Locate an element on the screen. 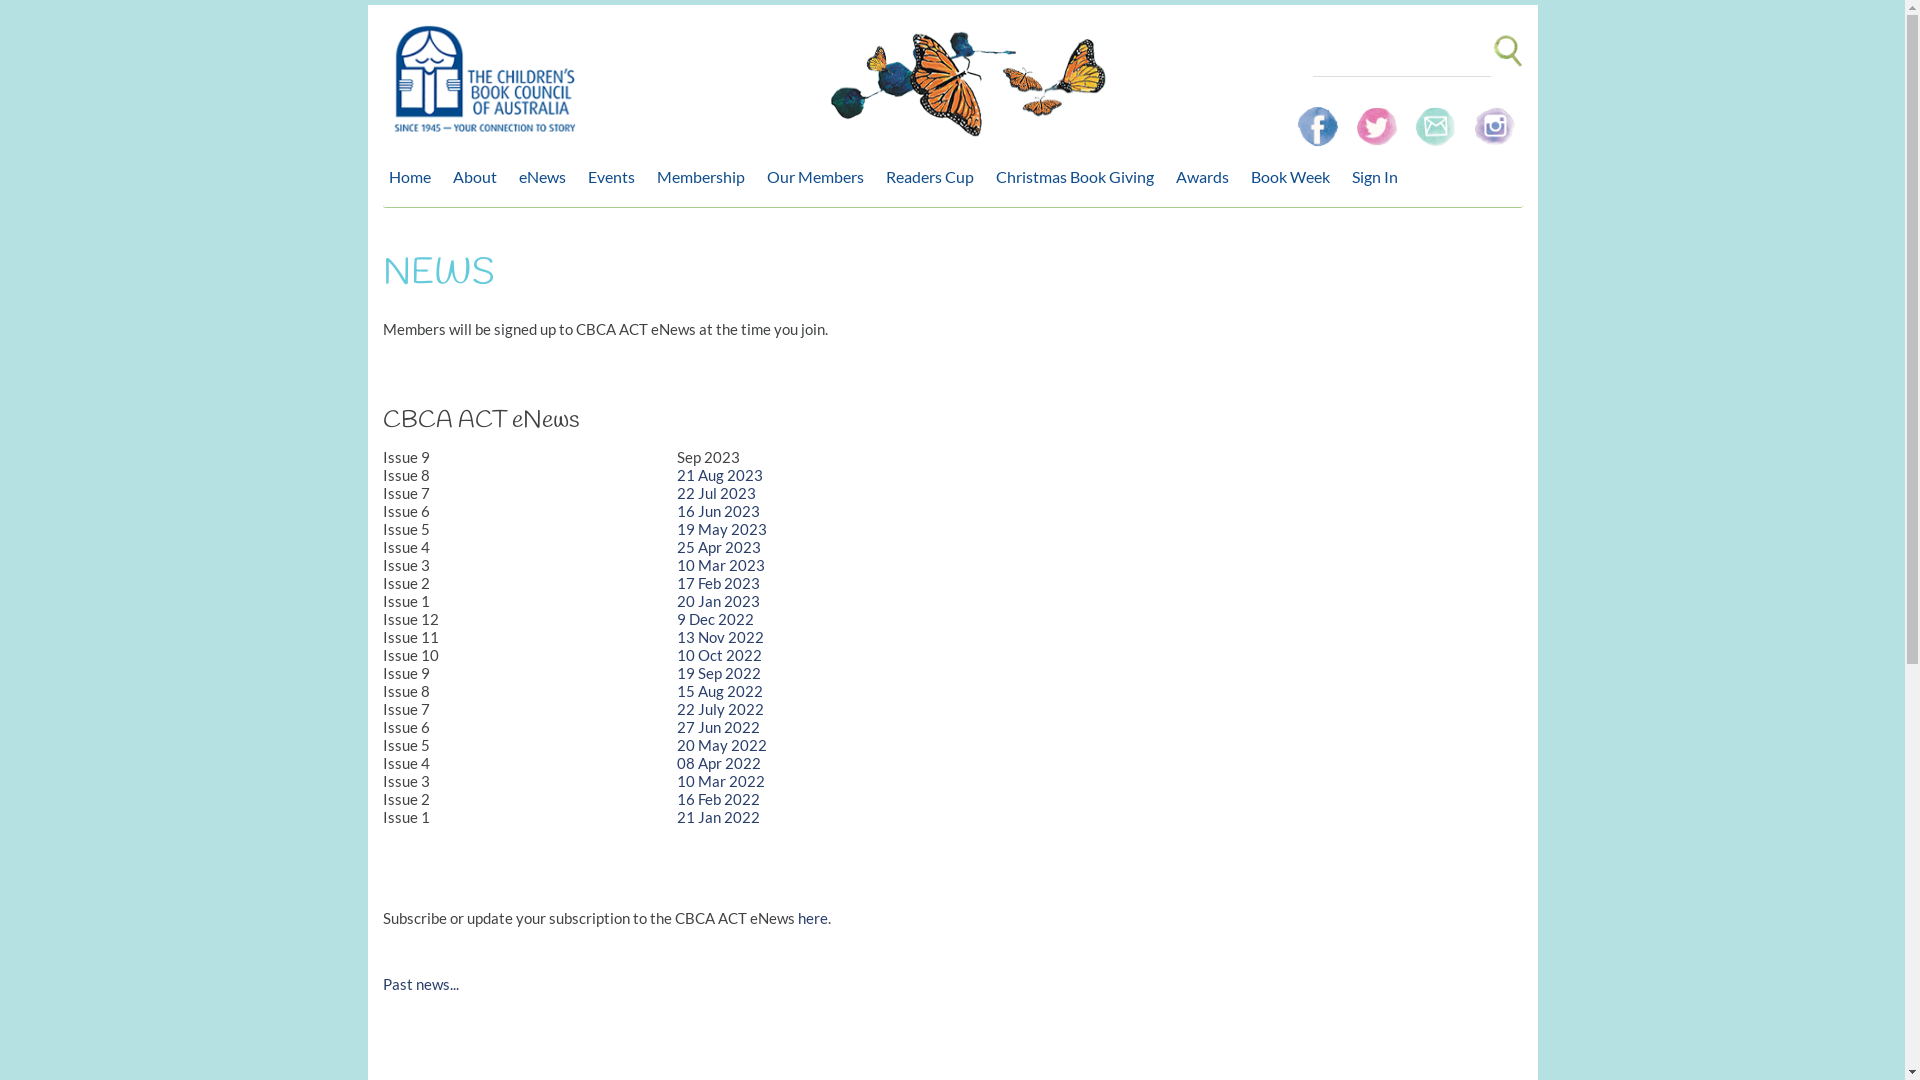 This screenshot has width=1920, height=1080. 'Events' is located at coordinates (615, 176).